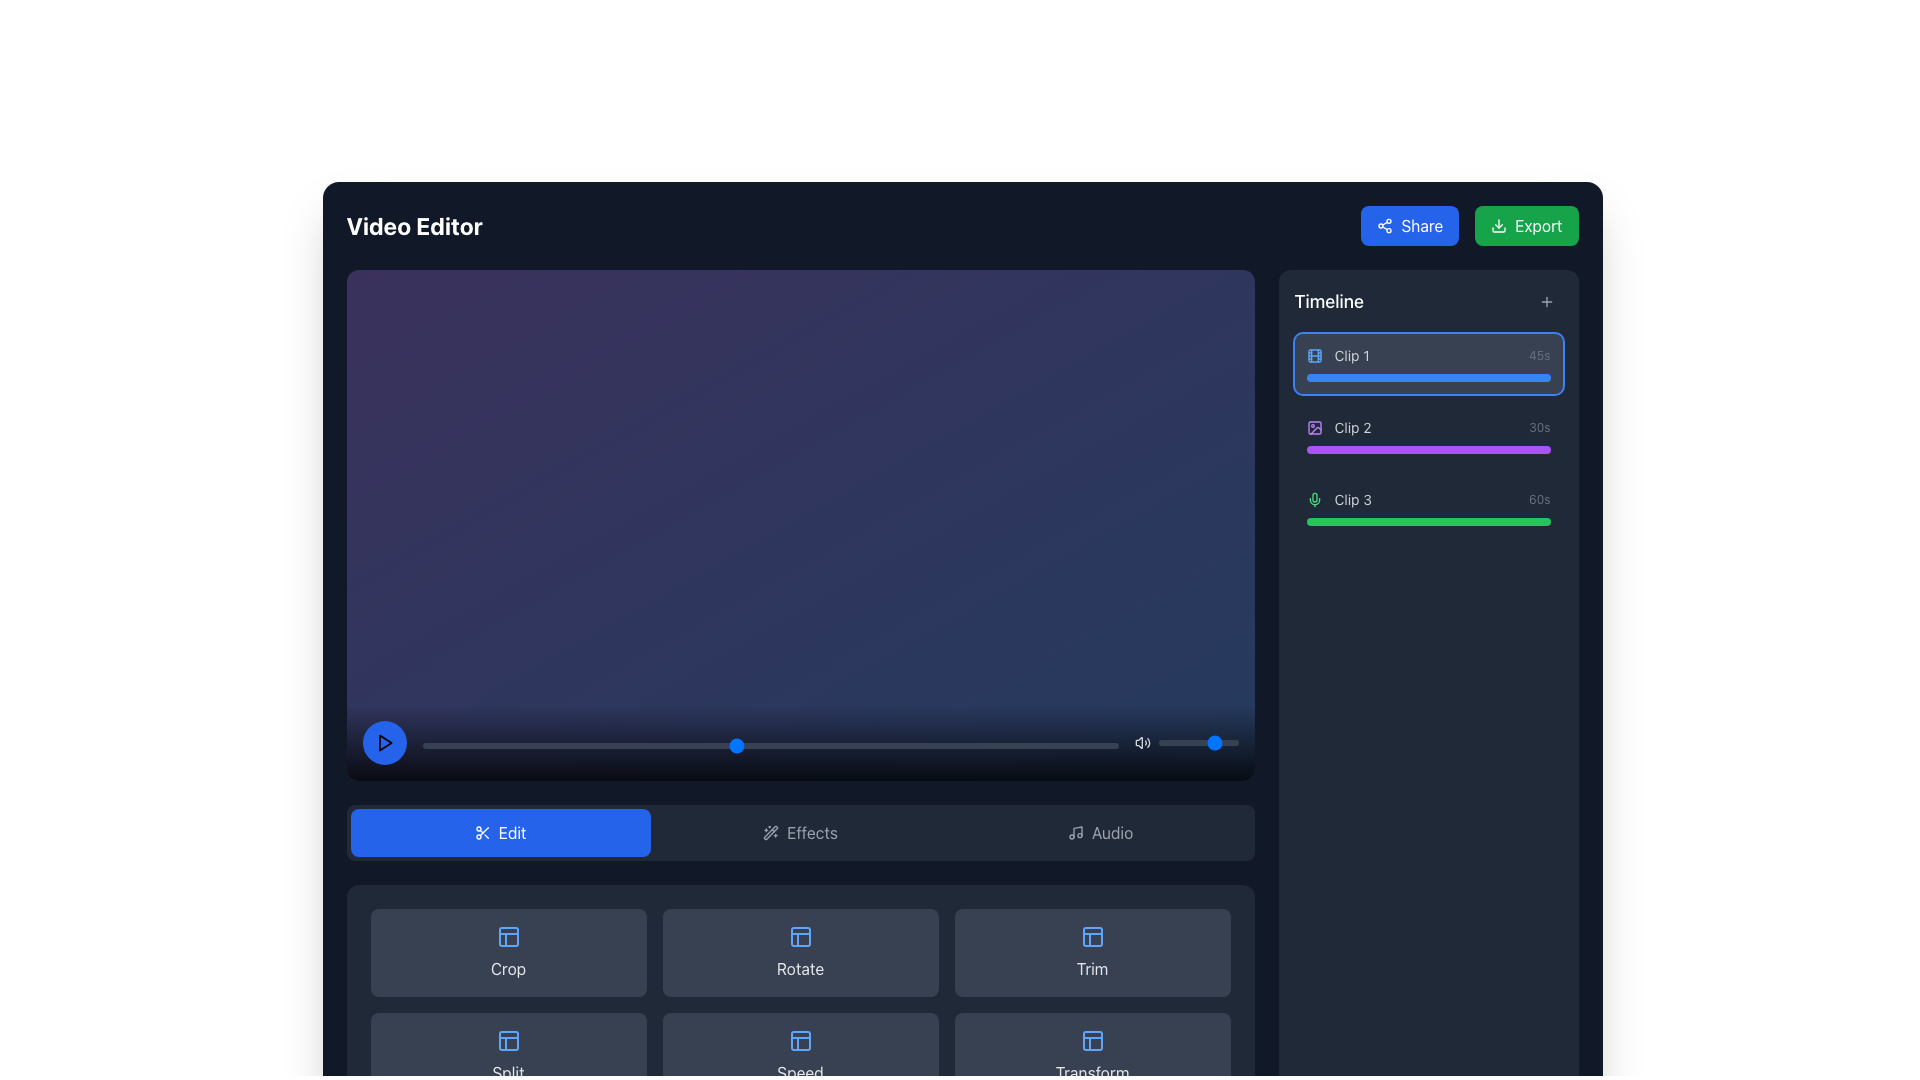  What do you see at coordinates (1545, 301) in the screenshot?
I see `the button located in the top-right corner of the 'Timeline' section` at bounding box center [1545, 301].